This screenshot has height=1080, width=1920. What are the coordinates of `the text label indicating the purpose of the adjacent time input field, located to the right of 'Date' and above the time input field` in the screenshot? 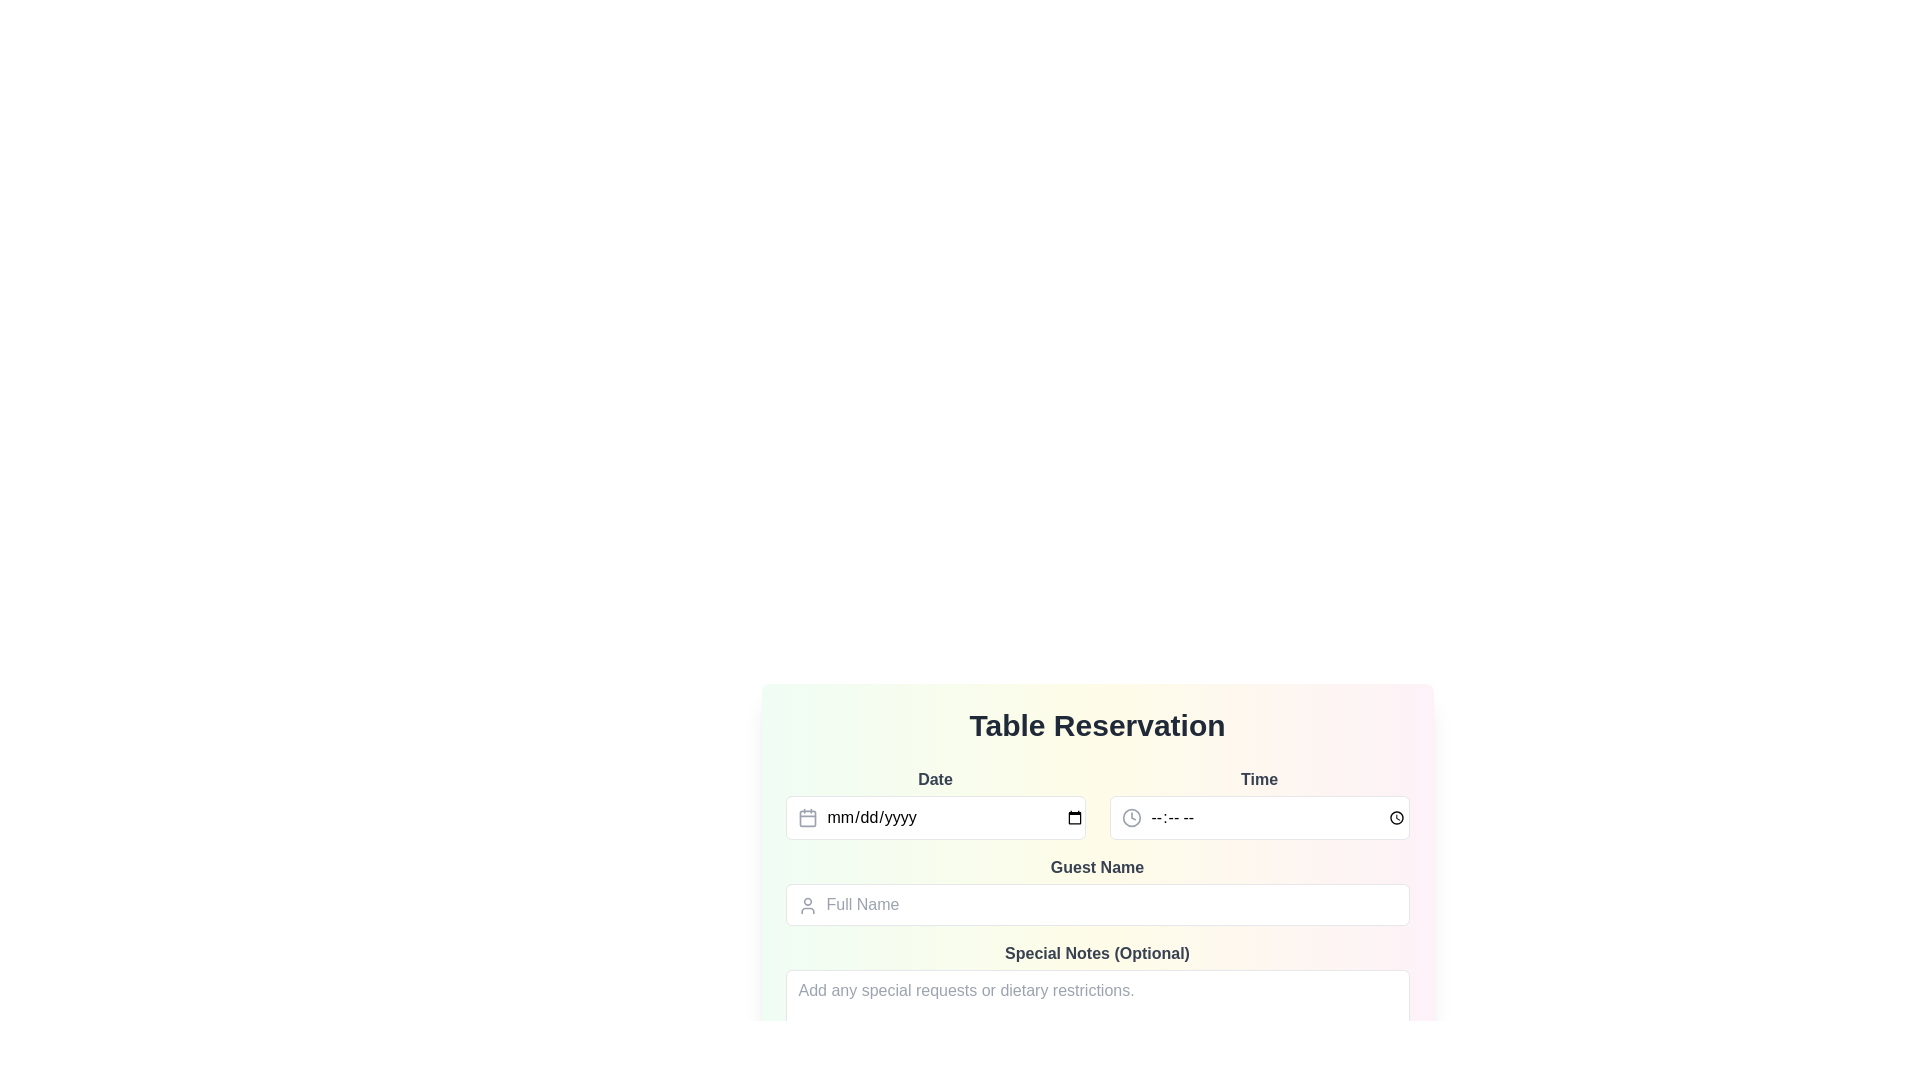 It's located at (1258, 778).